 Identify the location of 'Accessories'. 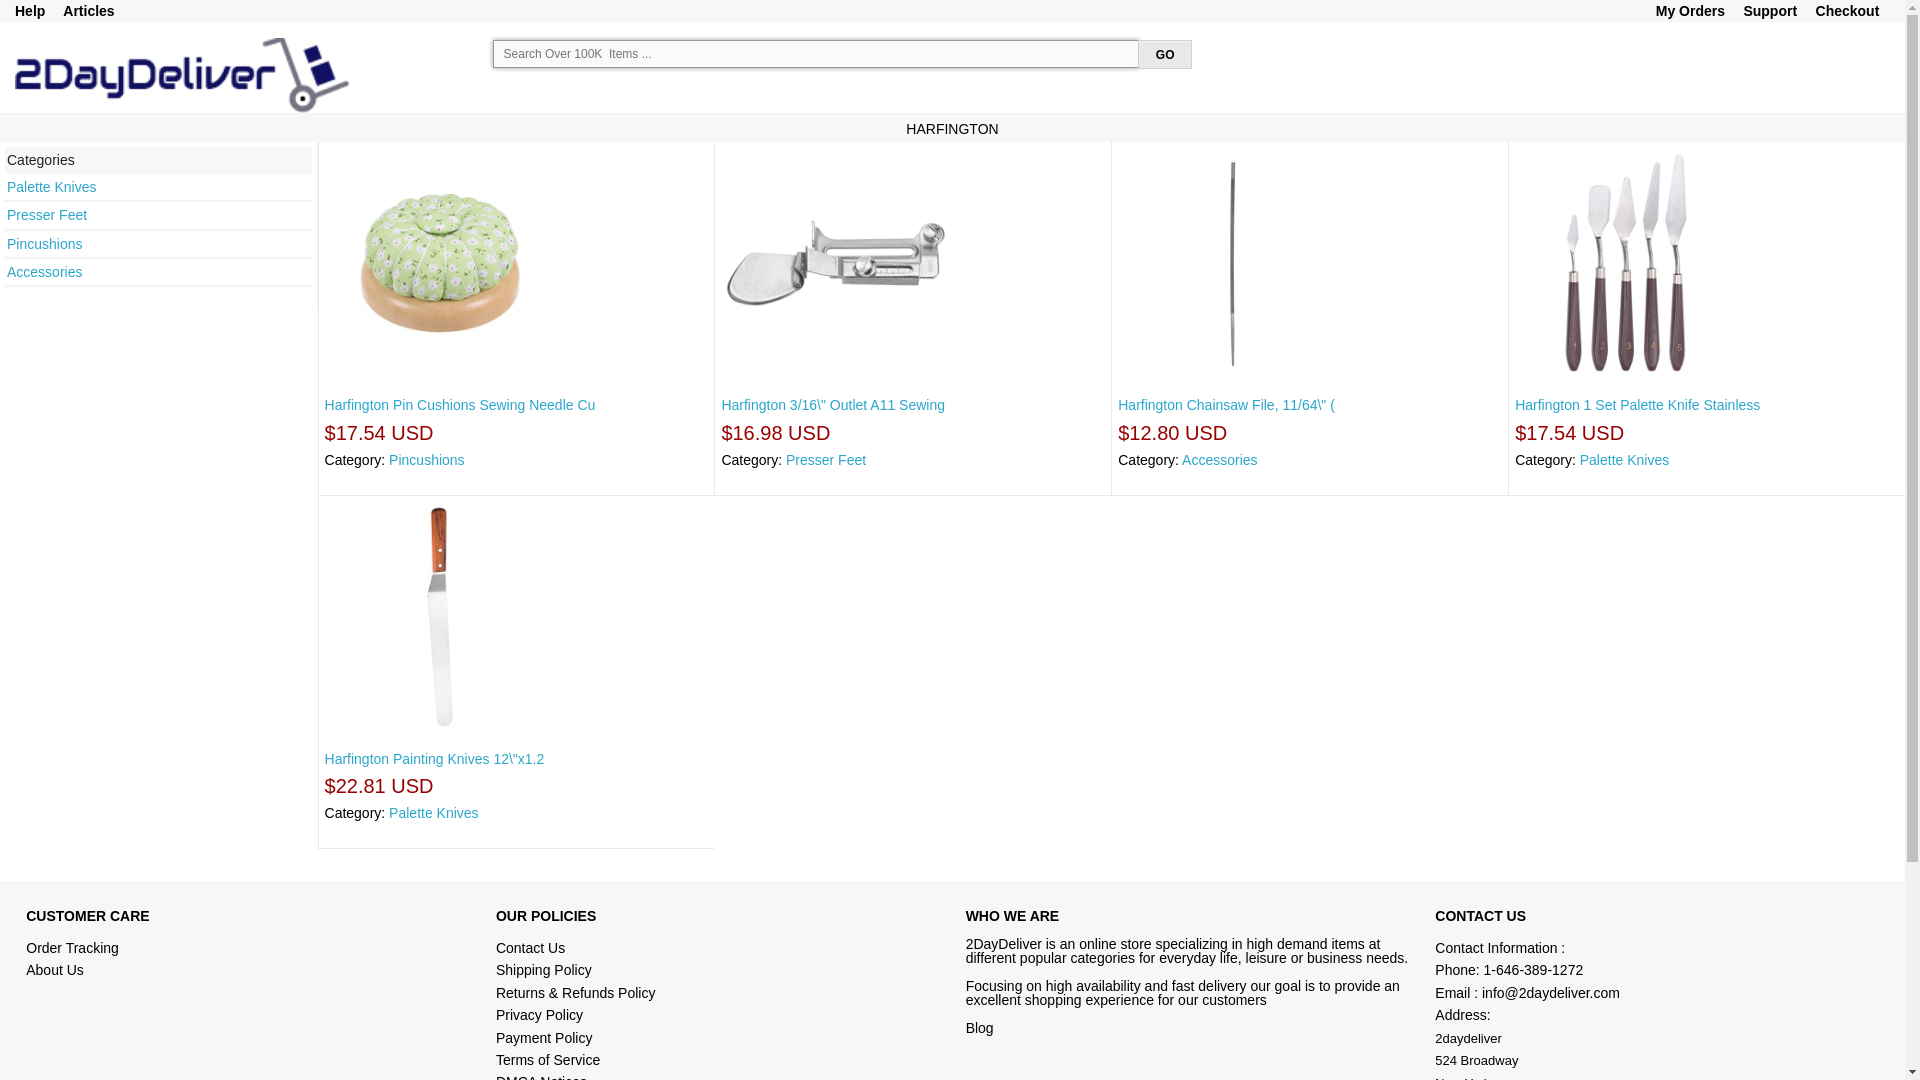
(1218, 459).